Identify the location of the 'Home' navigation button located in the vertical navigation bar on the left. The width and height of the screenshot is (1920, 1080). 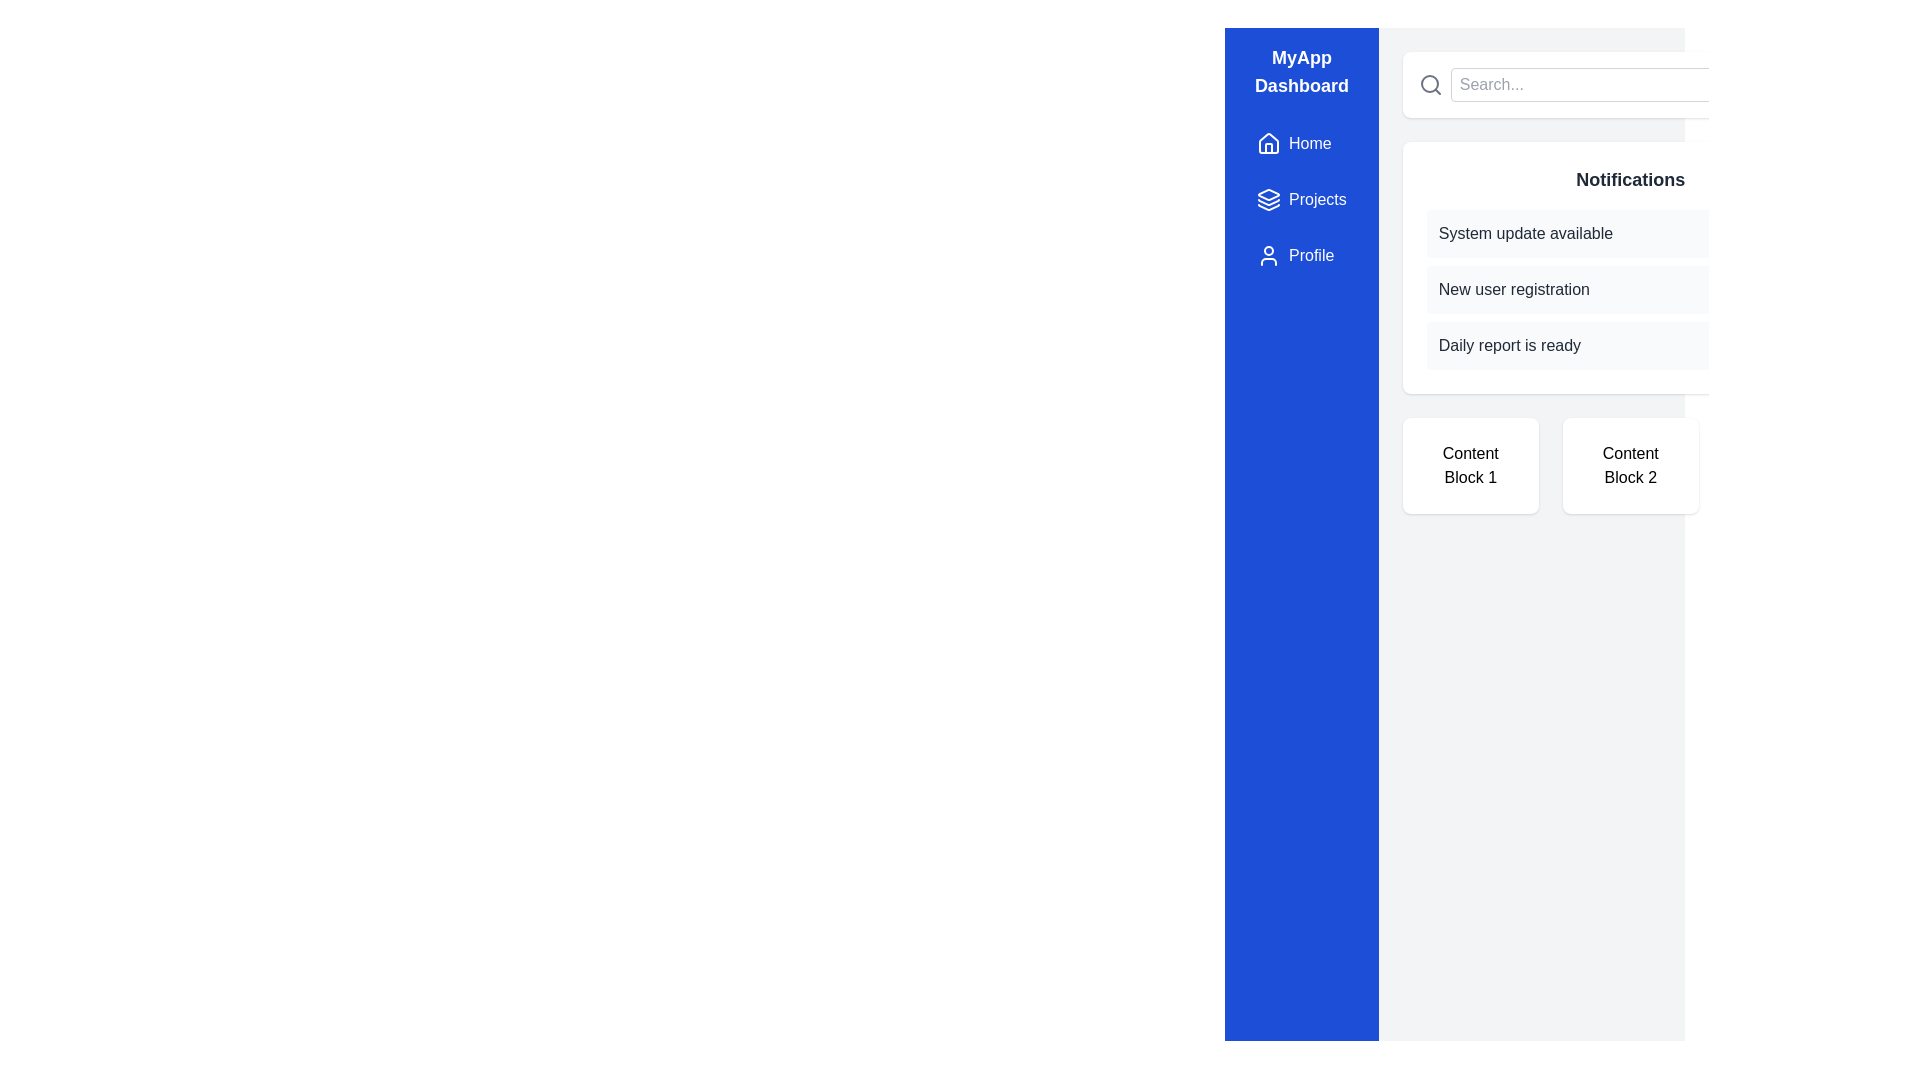
(1294, 142).